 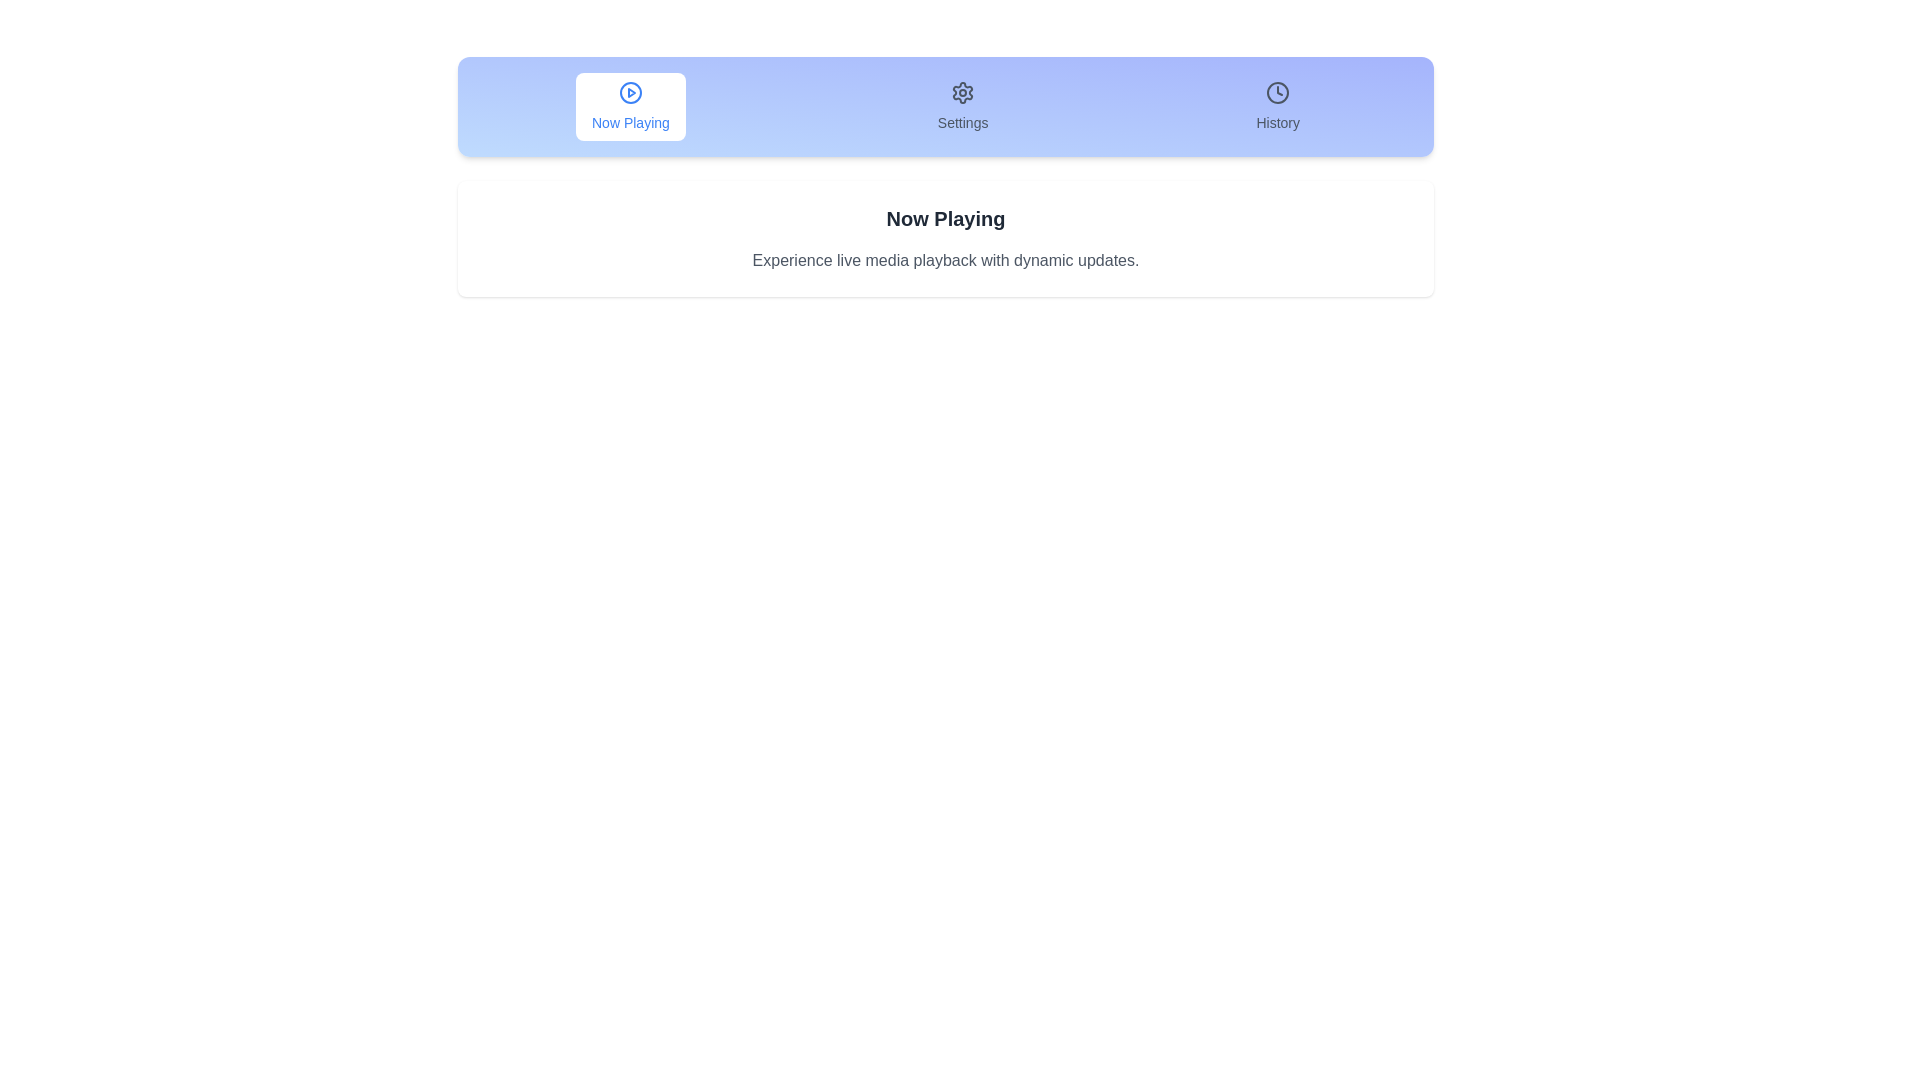 What do you see at coordinates (963, 107) in the screenshot?
I see `the Settings tab to switch the content` at bounding box center [963, 107].